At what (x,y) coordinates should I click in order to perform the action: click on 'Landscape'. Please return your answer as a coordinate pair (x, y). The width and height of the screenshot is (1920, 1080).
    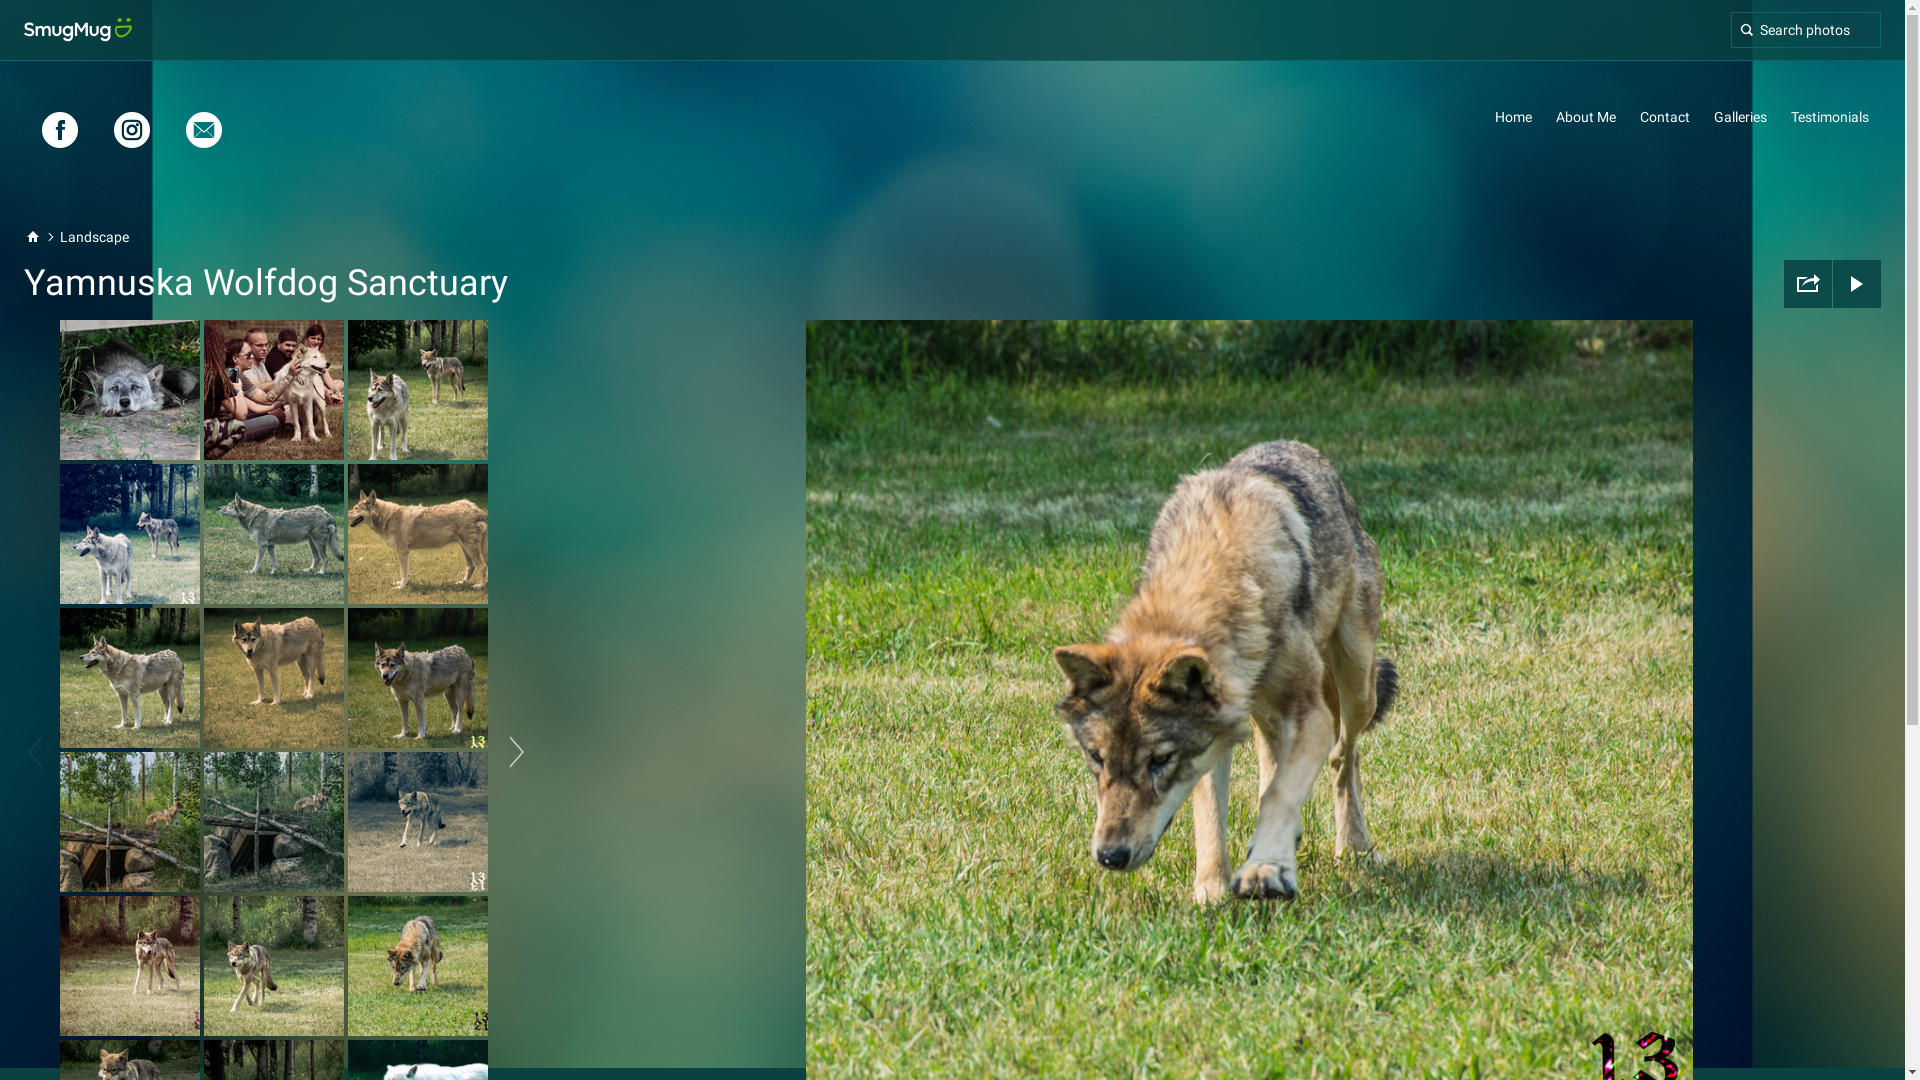
    Looking at the image, I should click on (93, 235).